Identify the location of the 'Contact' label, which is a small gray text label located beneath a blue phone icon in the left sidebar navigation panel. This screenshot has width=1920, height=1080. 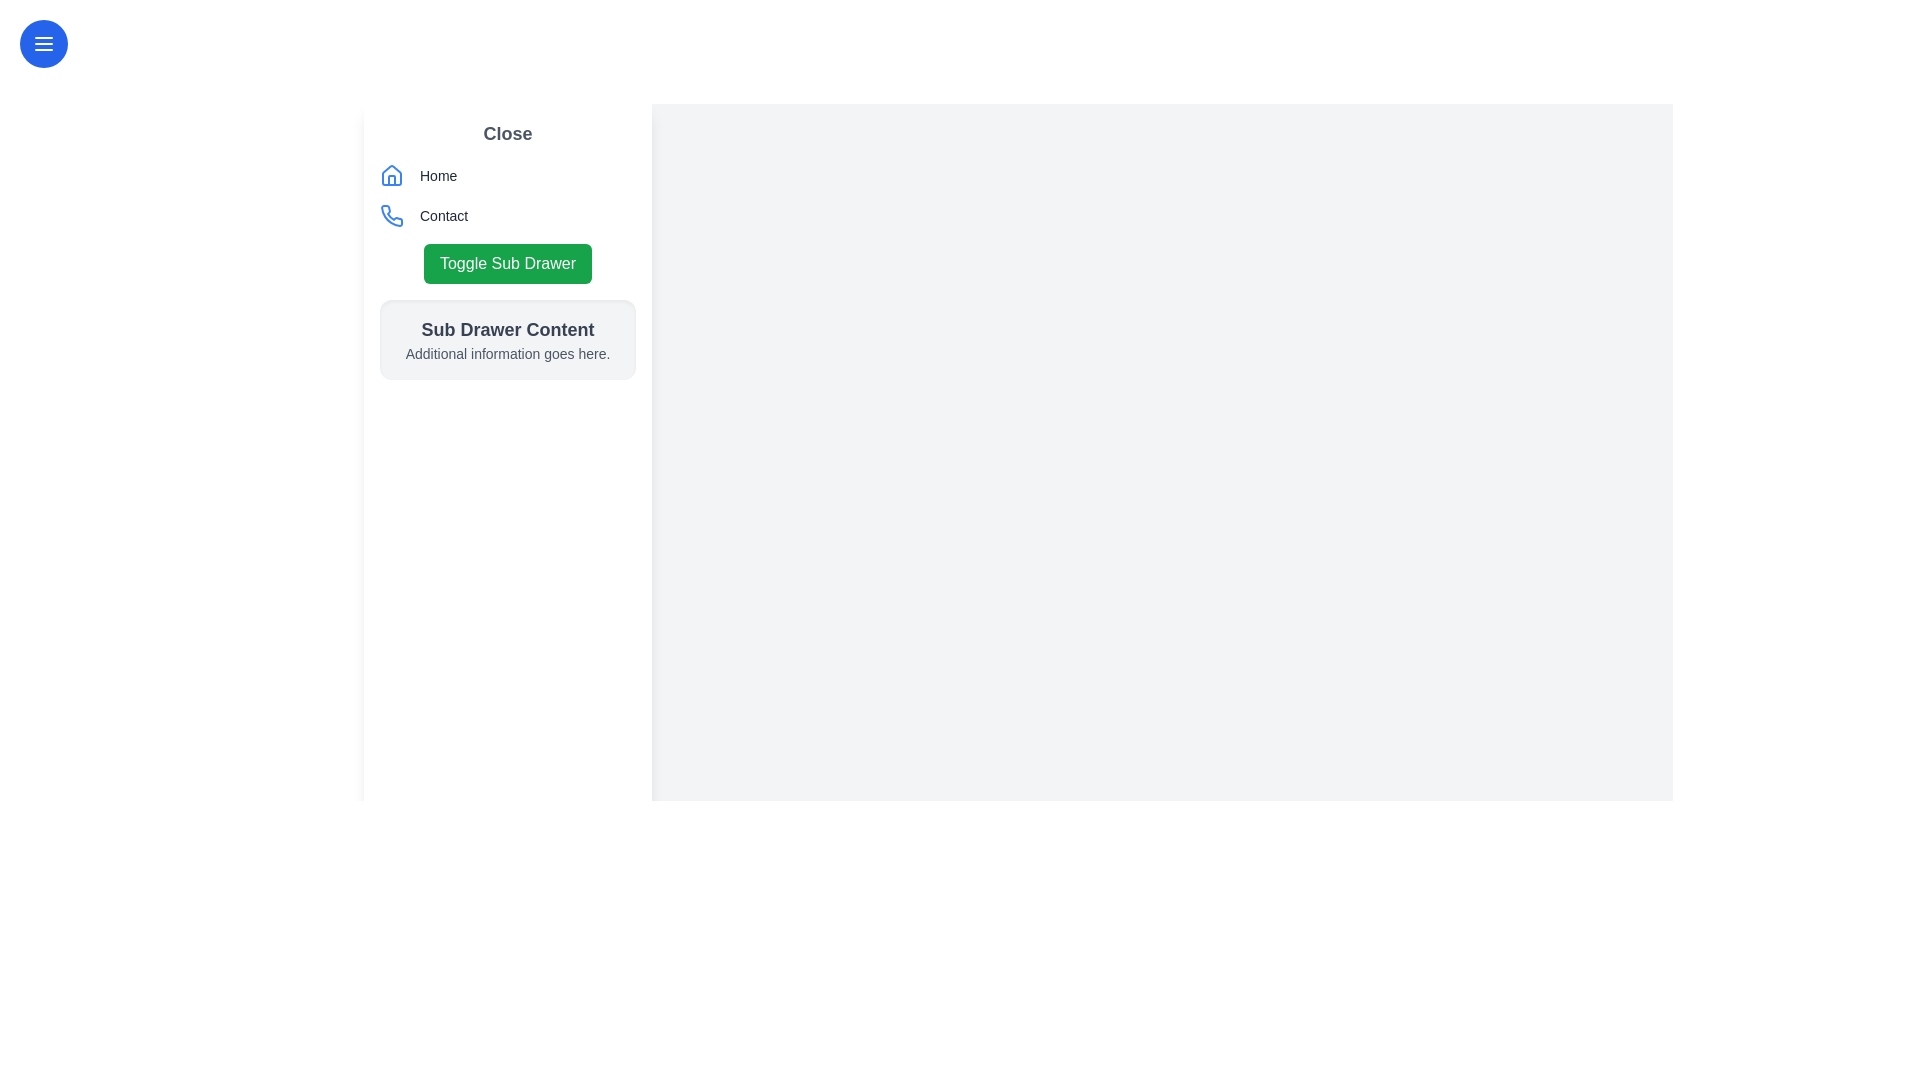
(443, 216).